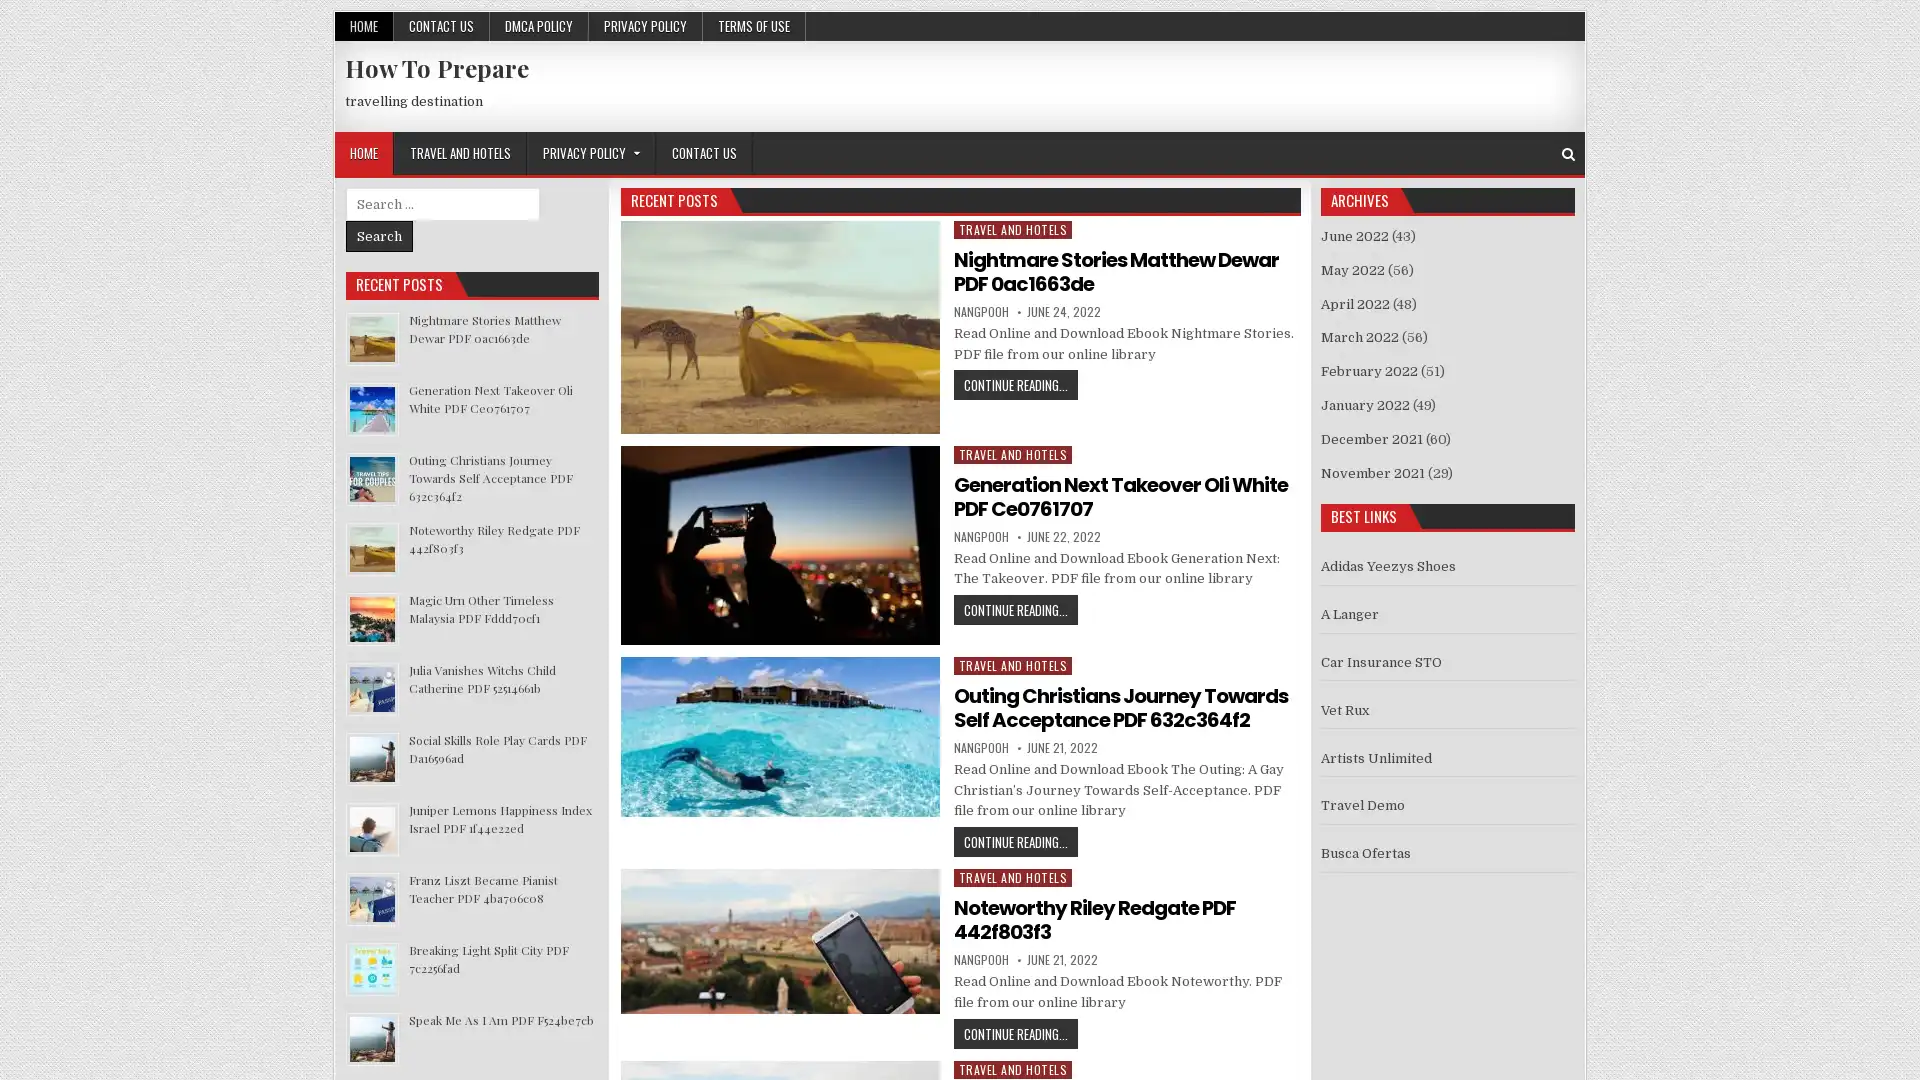  What do you see at coordinates (378, 235) in the screenshot?
I see `Search` at bounding box center [378, 235].